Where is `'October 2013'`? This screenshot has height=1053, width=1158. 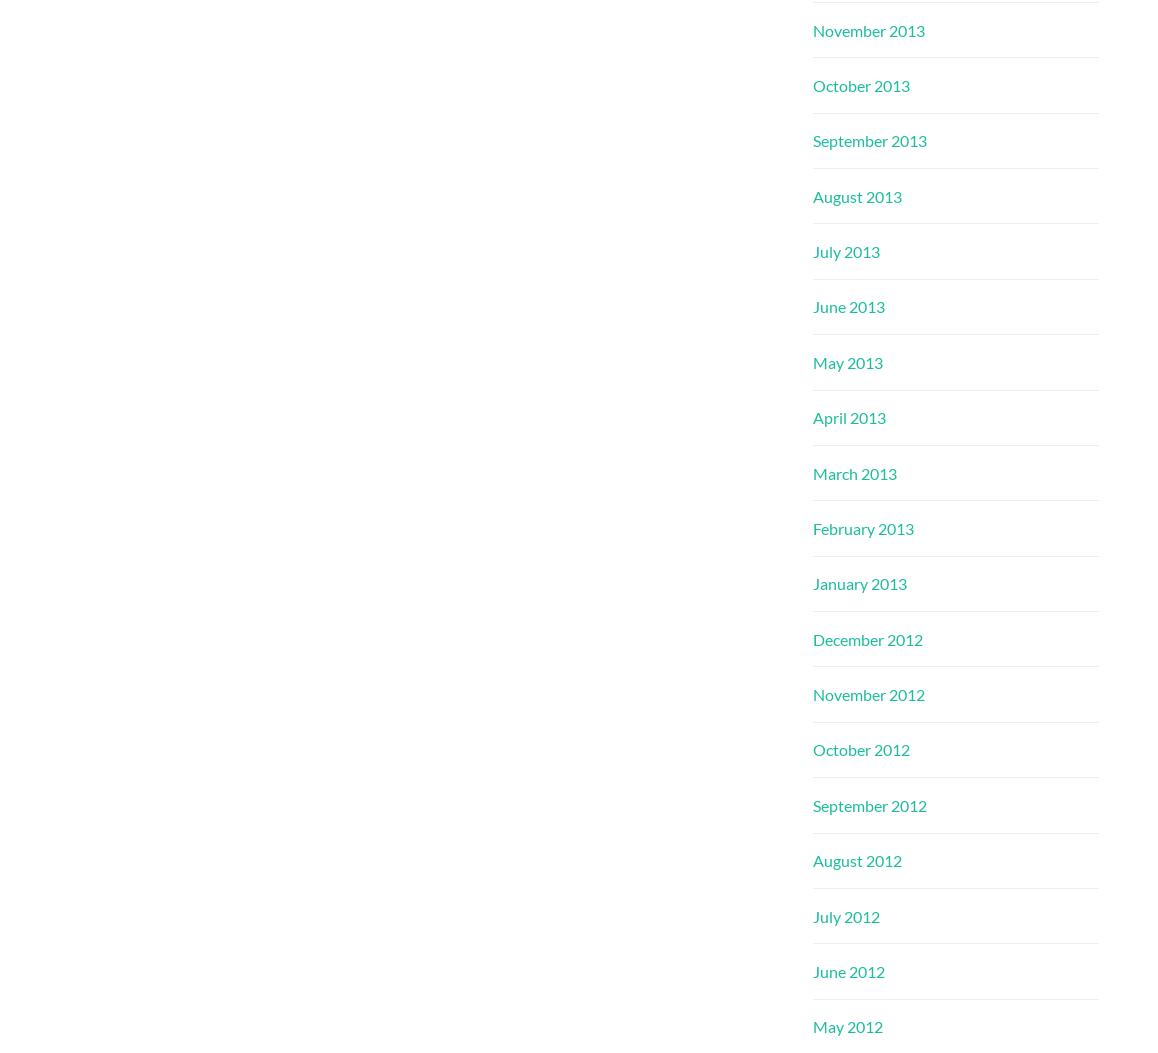
'October 2013' is located at coordinates (860, 83).